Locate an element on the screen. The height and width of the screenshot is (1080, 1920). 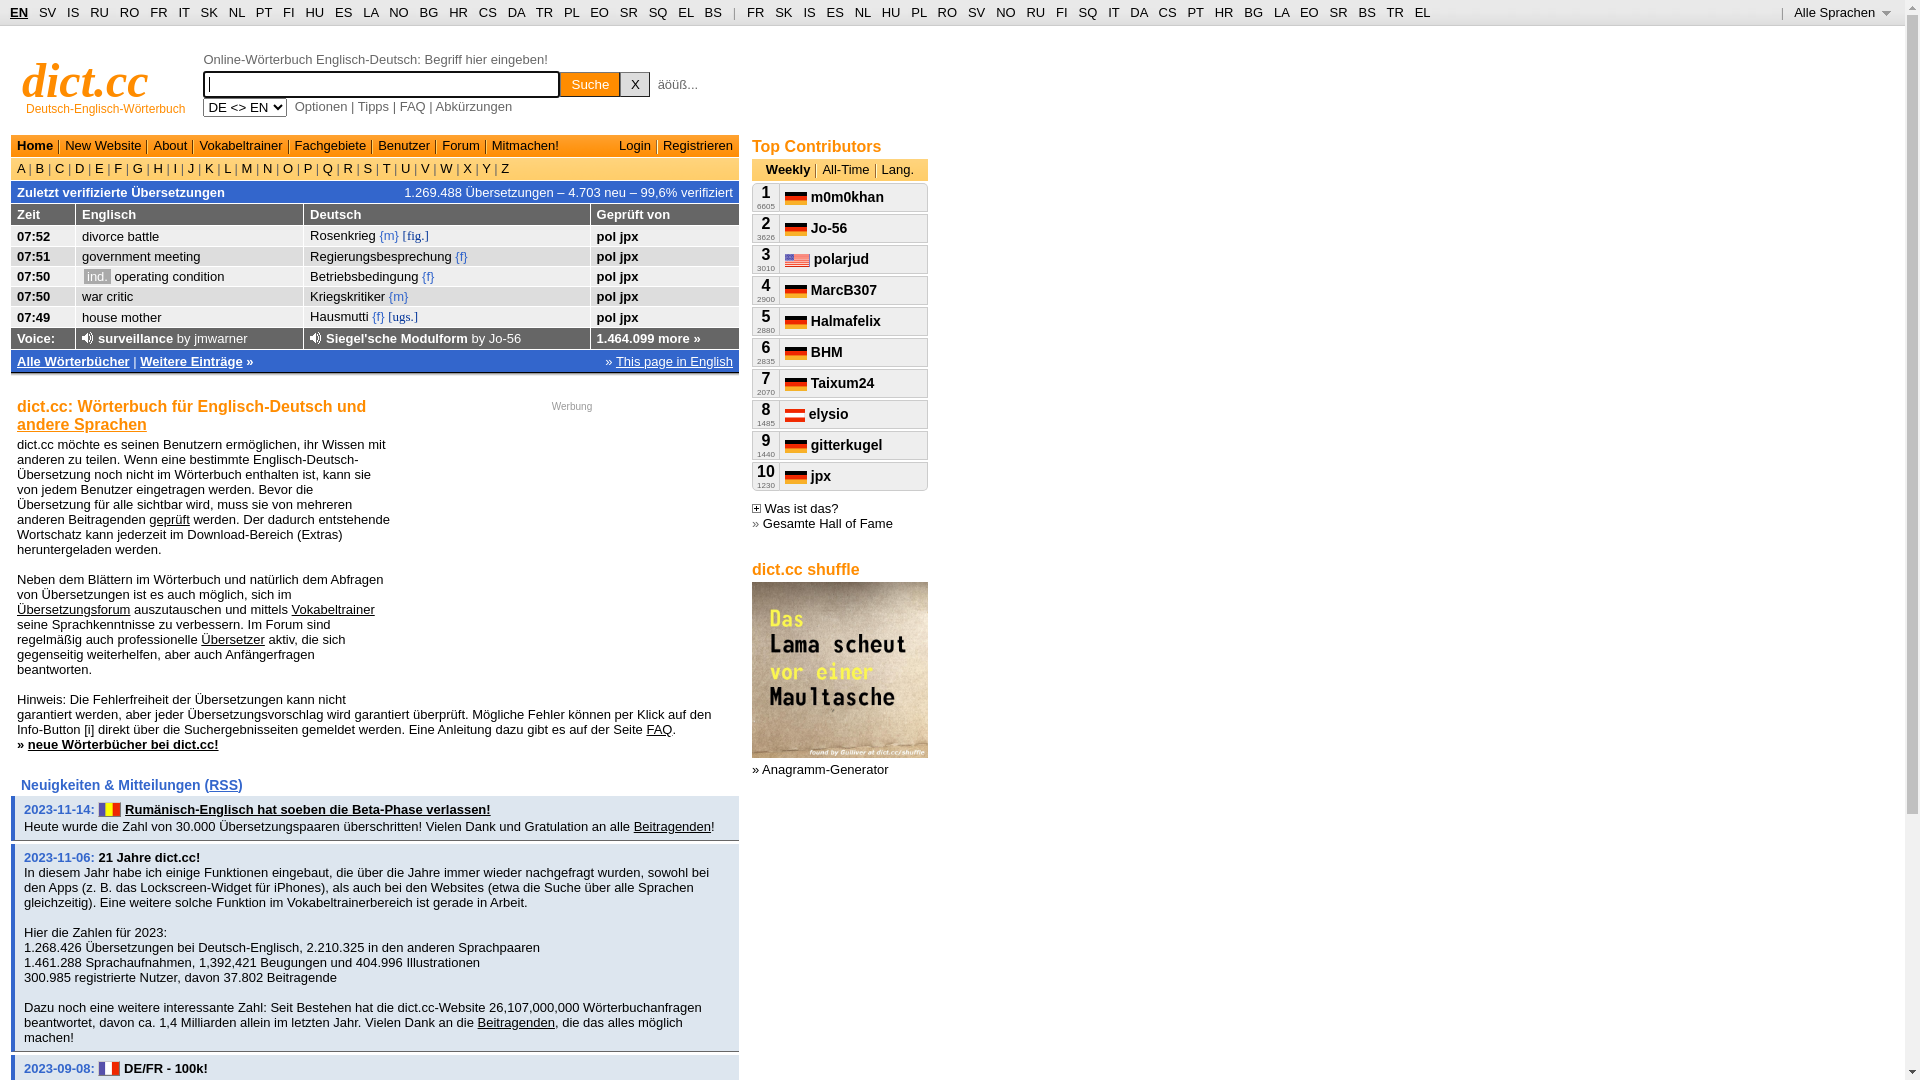
'Forum' is located at coordinates (459, 144).